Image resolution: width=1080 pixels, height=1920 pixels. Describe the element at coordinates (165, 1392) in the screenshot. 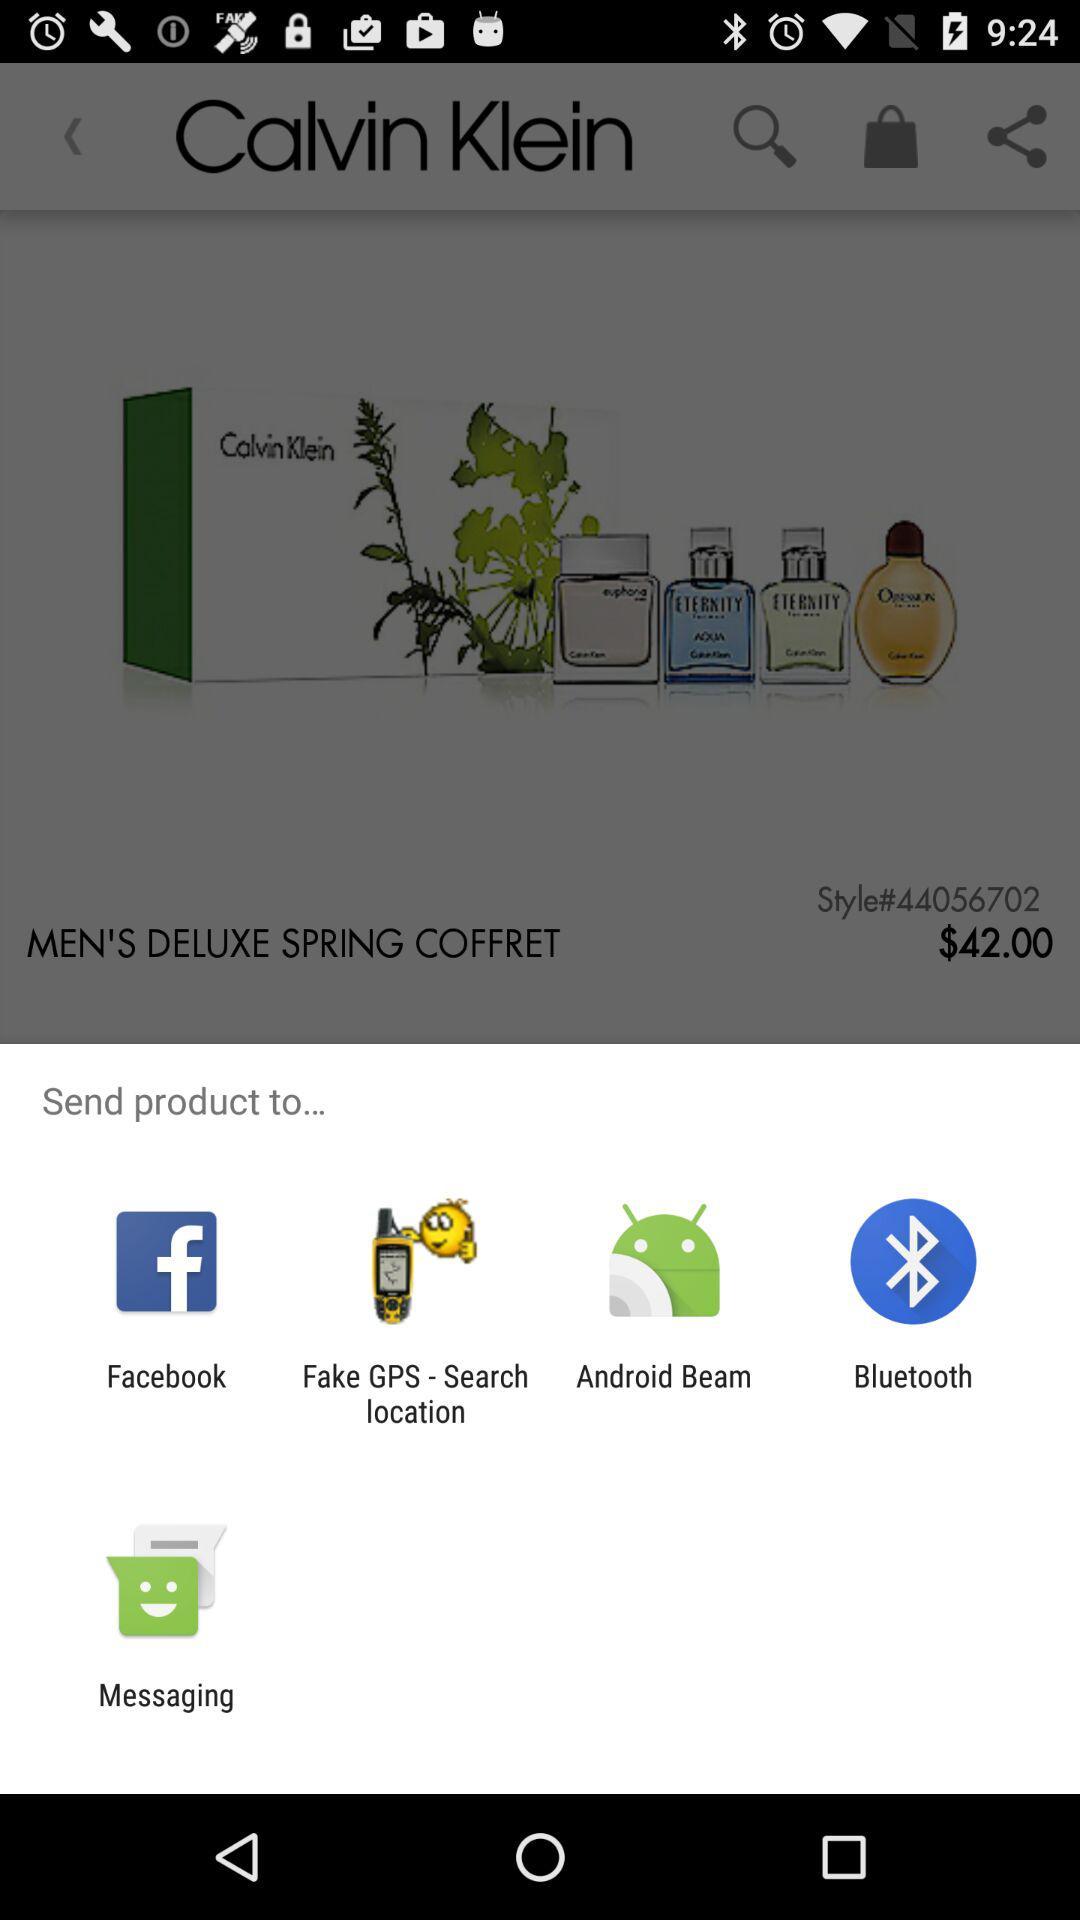

I see `facebook` at that location.